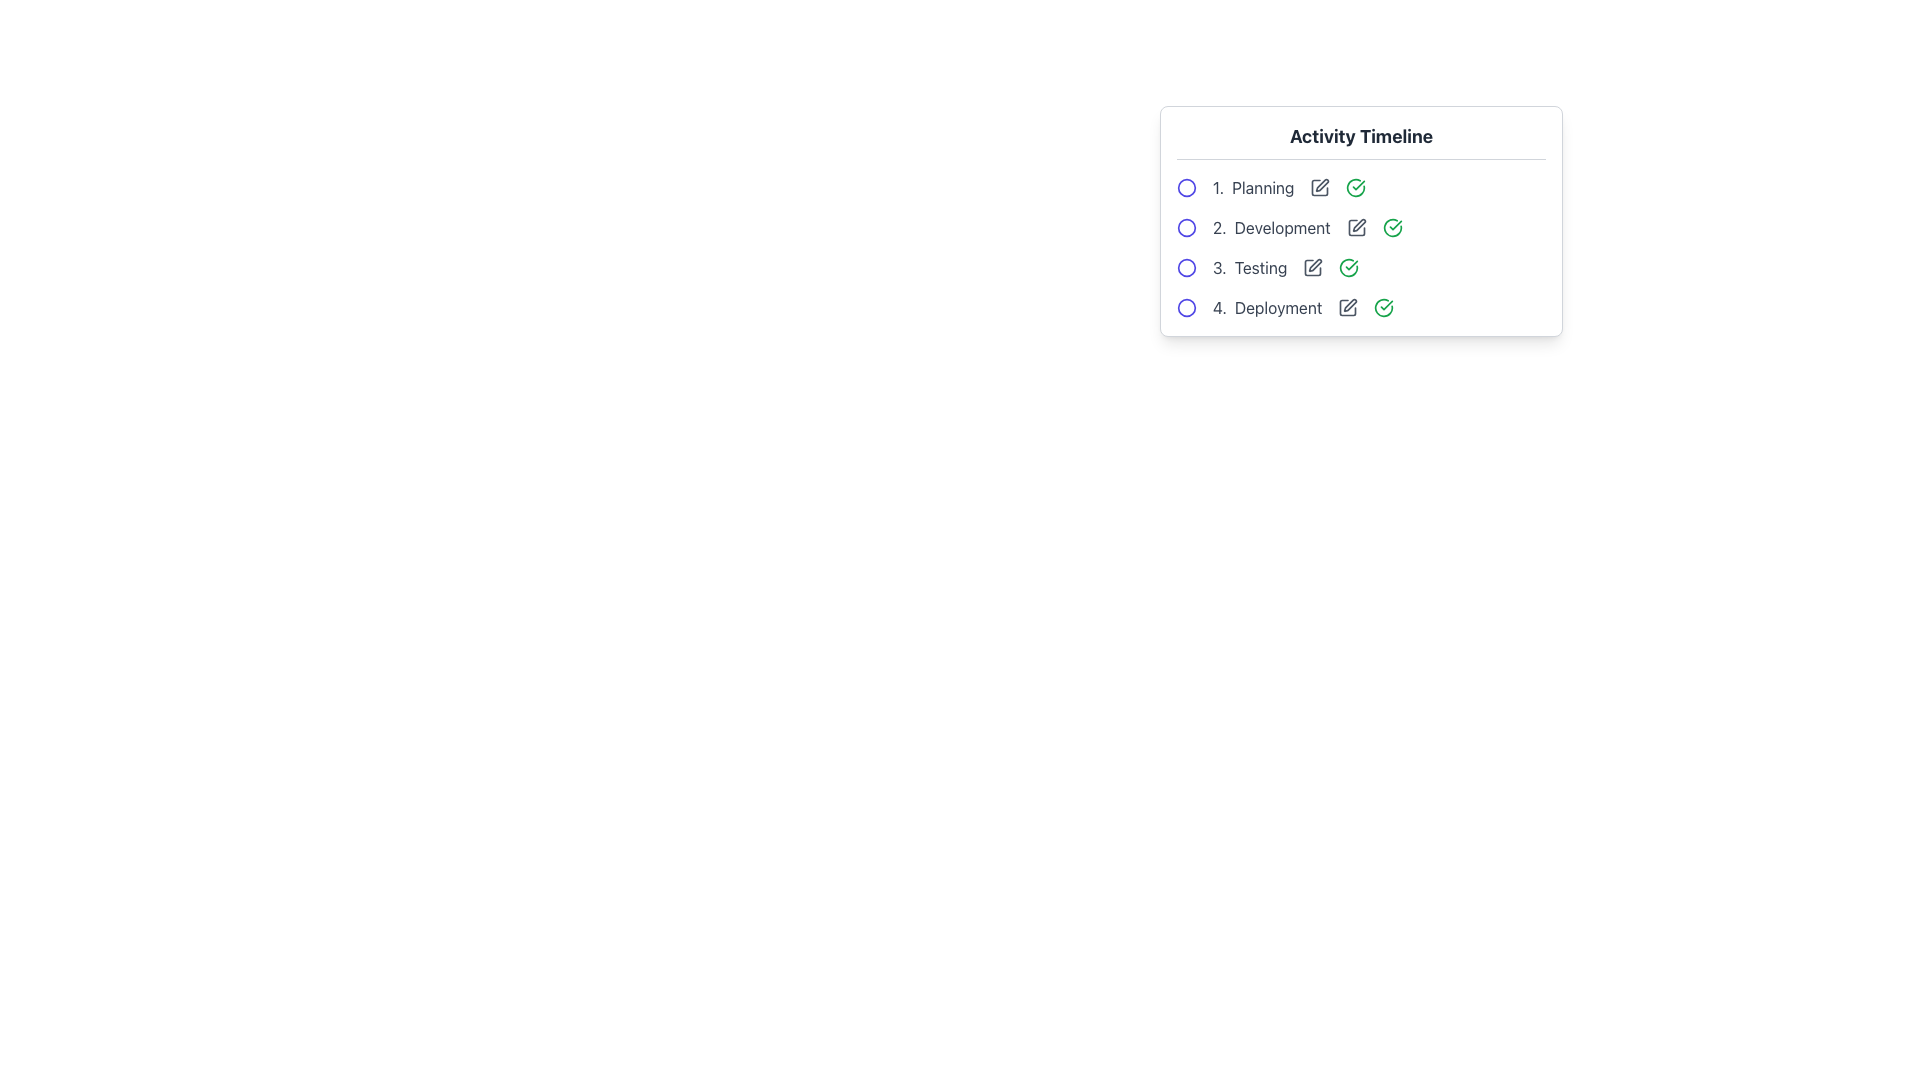  What do you see at coordinates (1383, 308) in the screenshot?
I see `the status indicator icon that confirms the completion of step '4. Deployment' in the 'Activity Timeline' section, located to the far-right of the icon group` at bounding box center [1383, 308].